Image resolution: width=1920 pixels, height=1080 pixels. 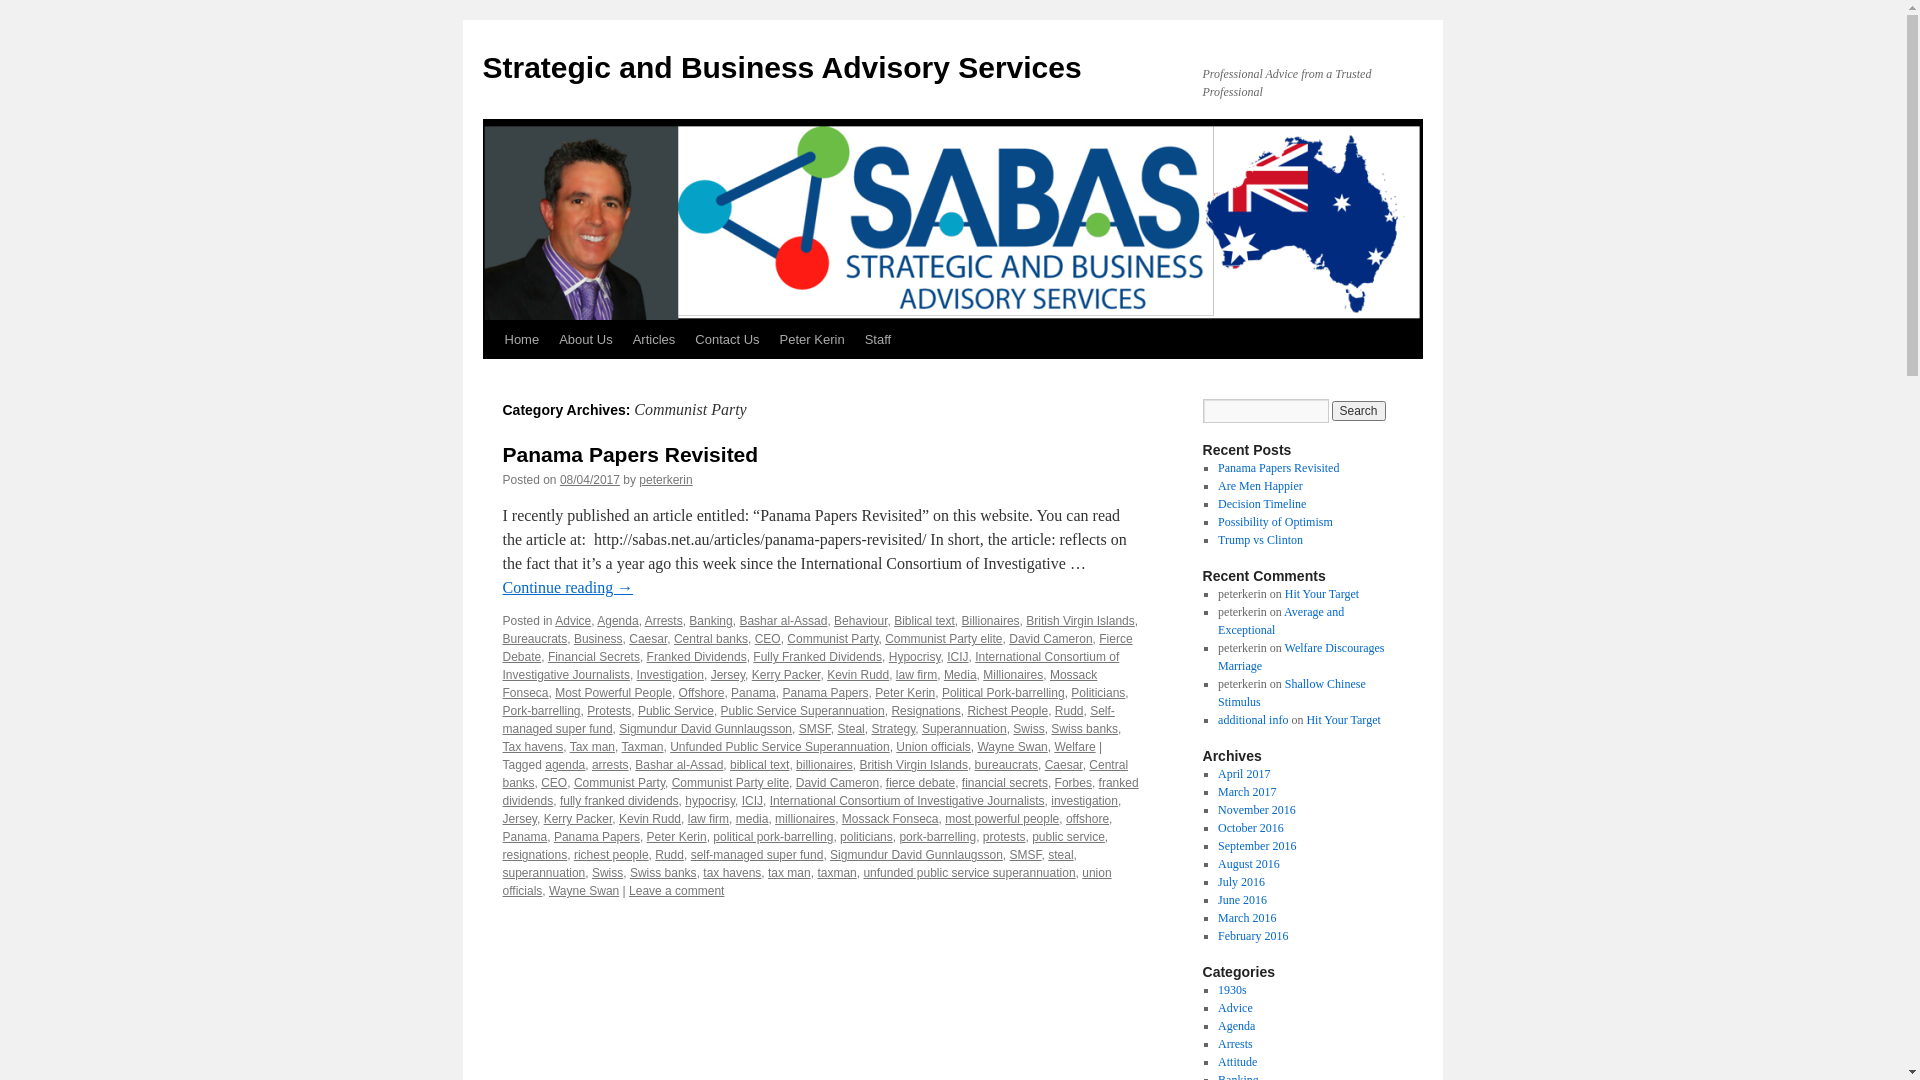 I want to click on 'ICIJ', so click(x=956, y=656).